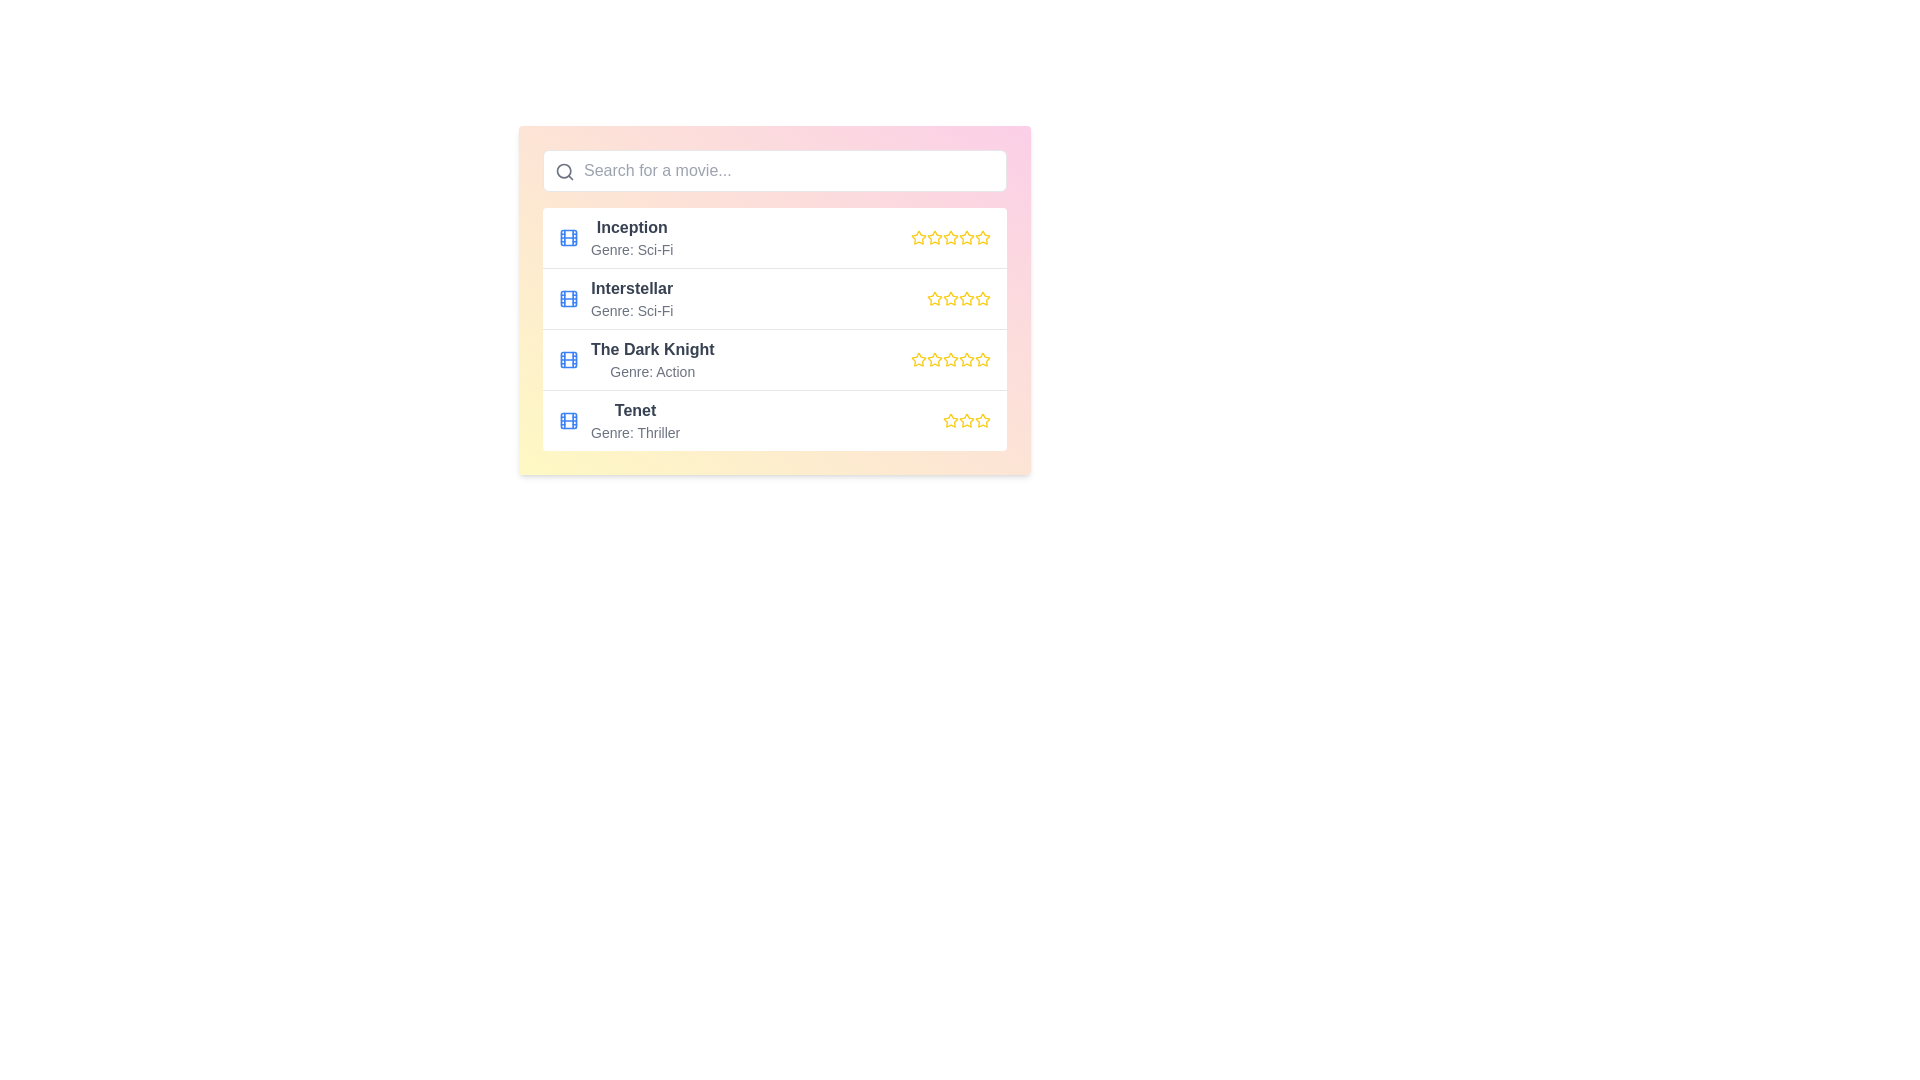  Describe the element at coordinates (949, 358) in the screenshot. I see `the third star icon in the rating section for the movie 'The Dark Knight'` at that location.